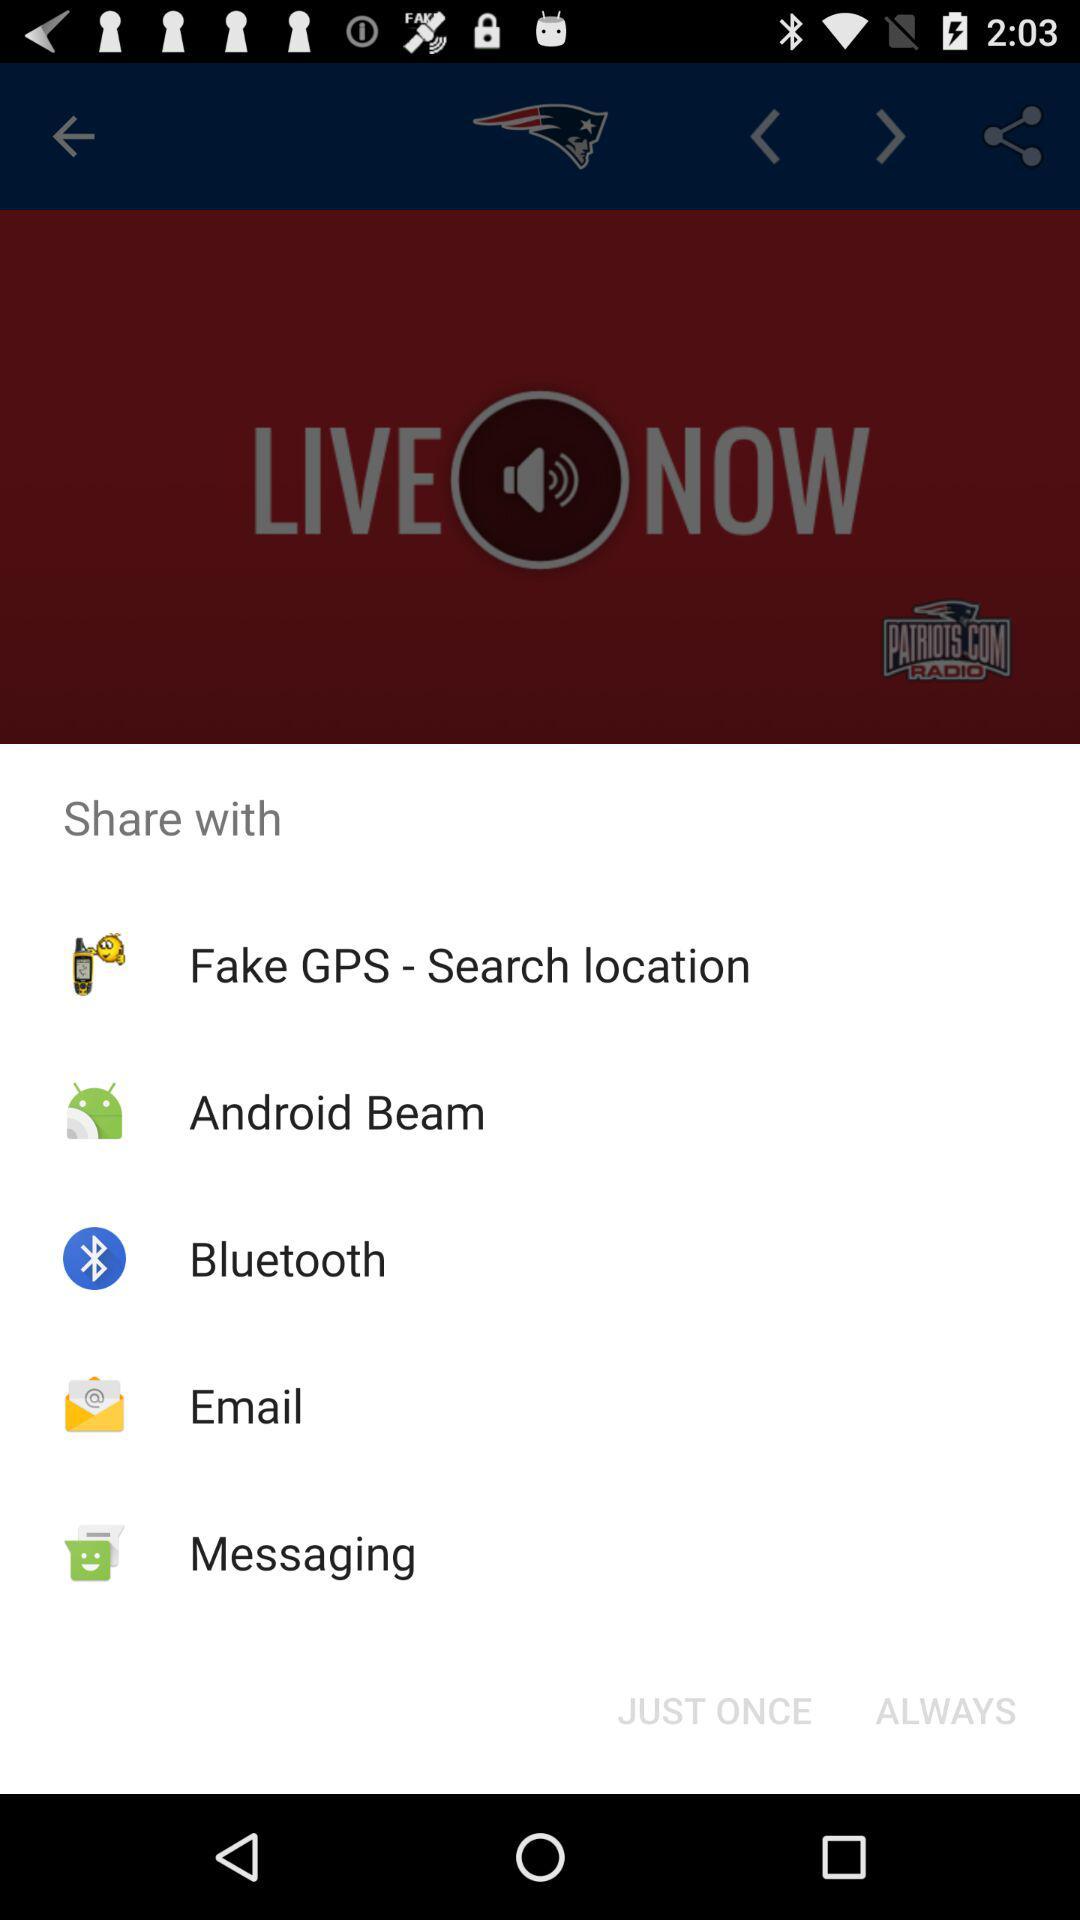 The width and height of the screenshot is (1080, 1920). I want to click on always, so click(945, 1708).